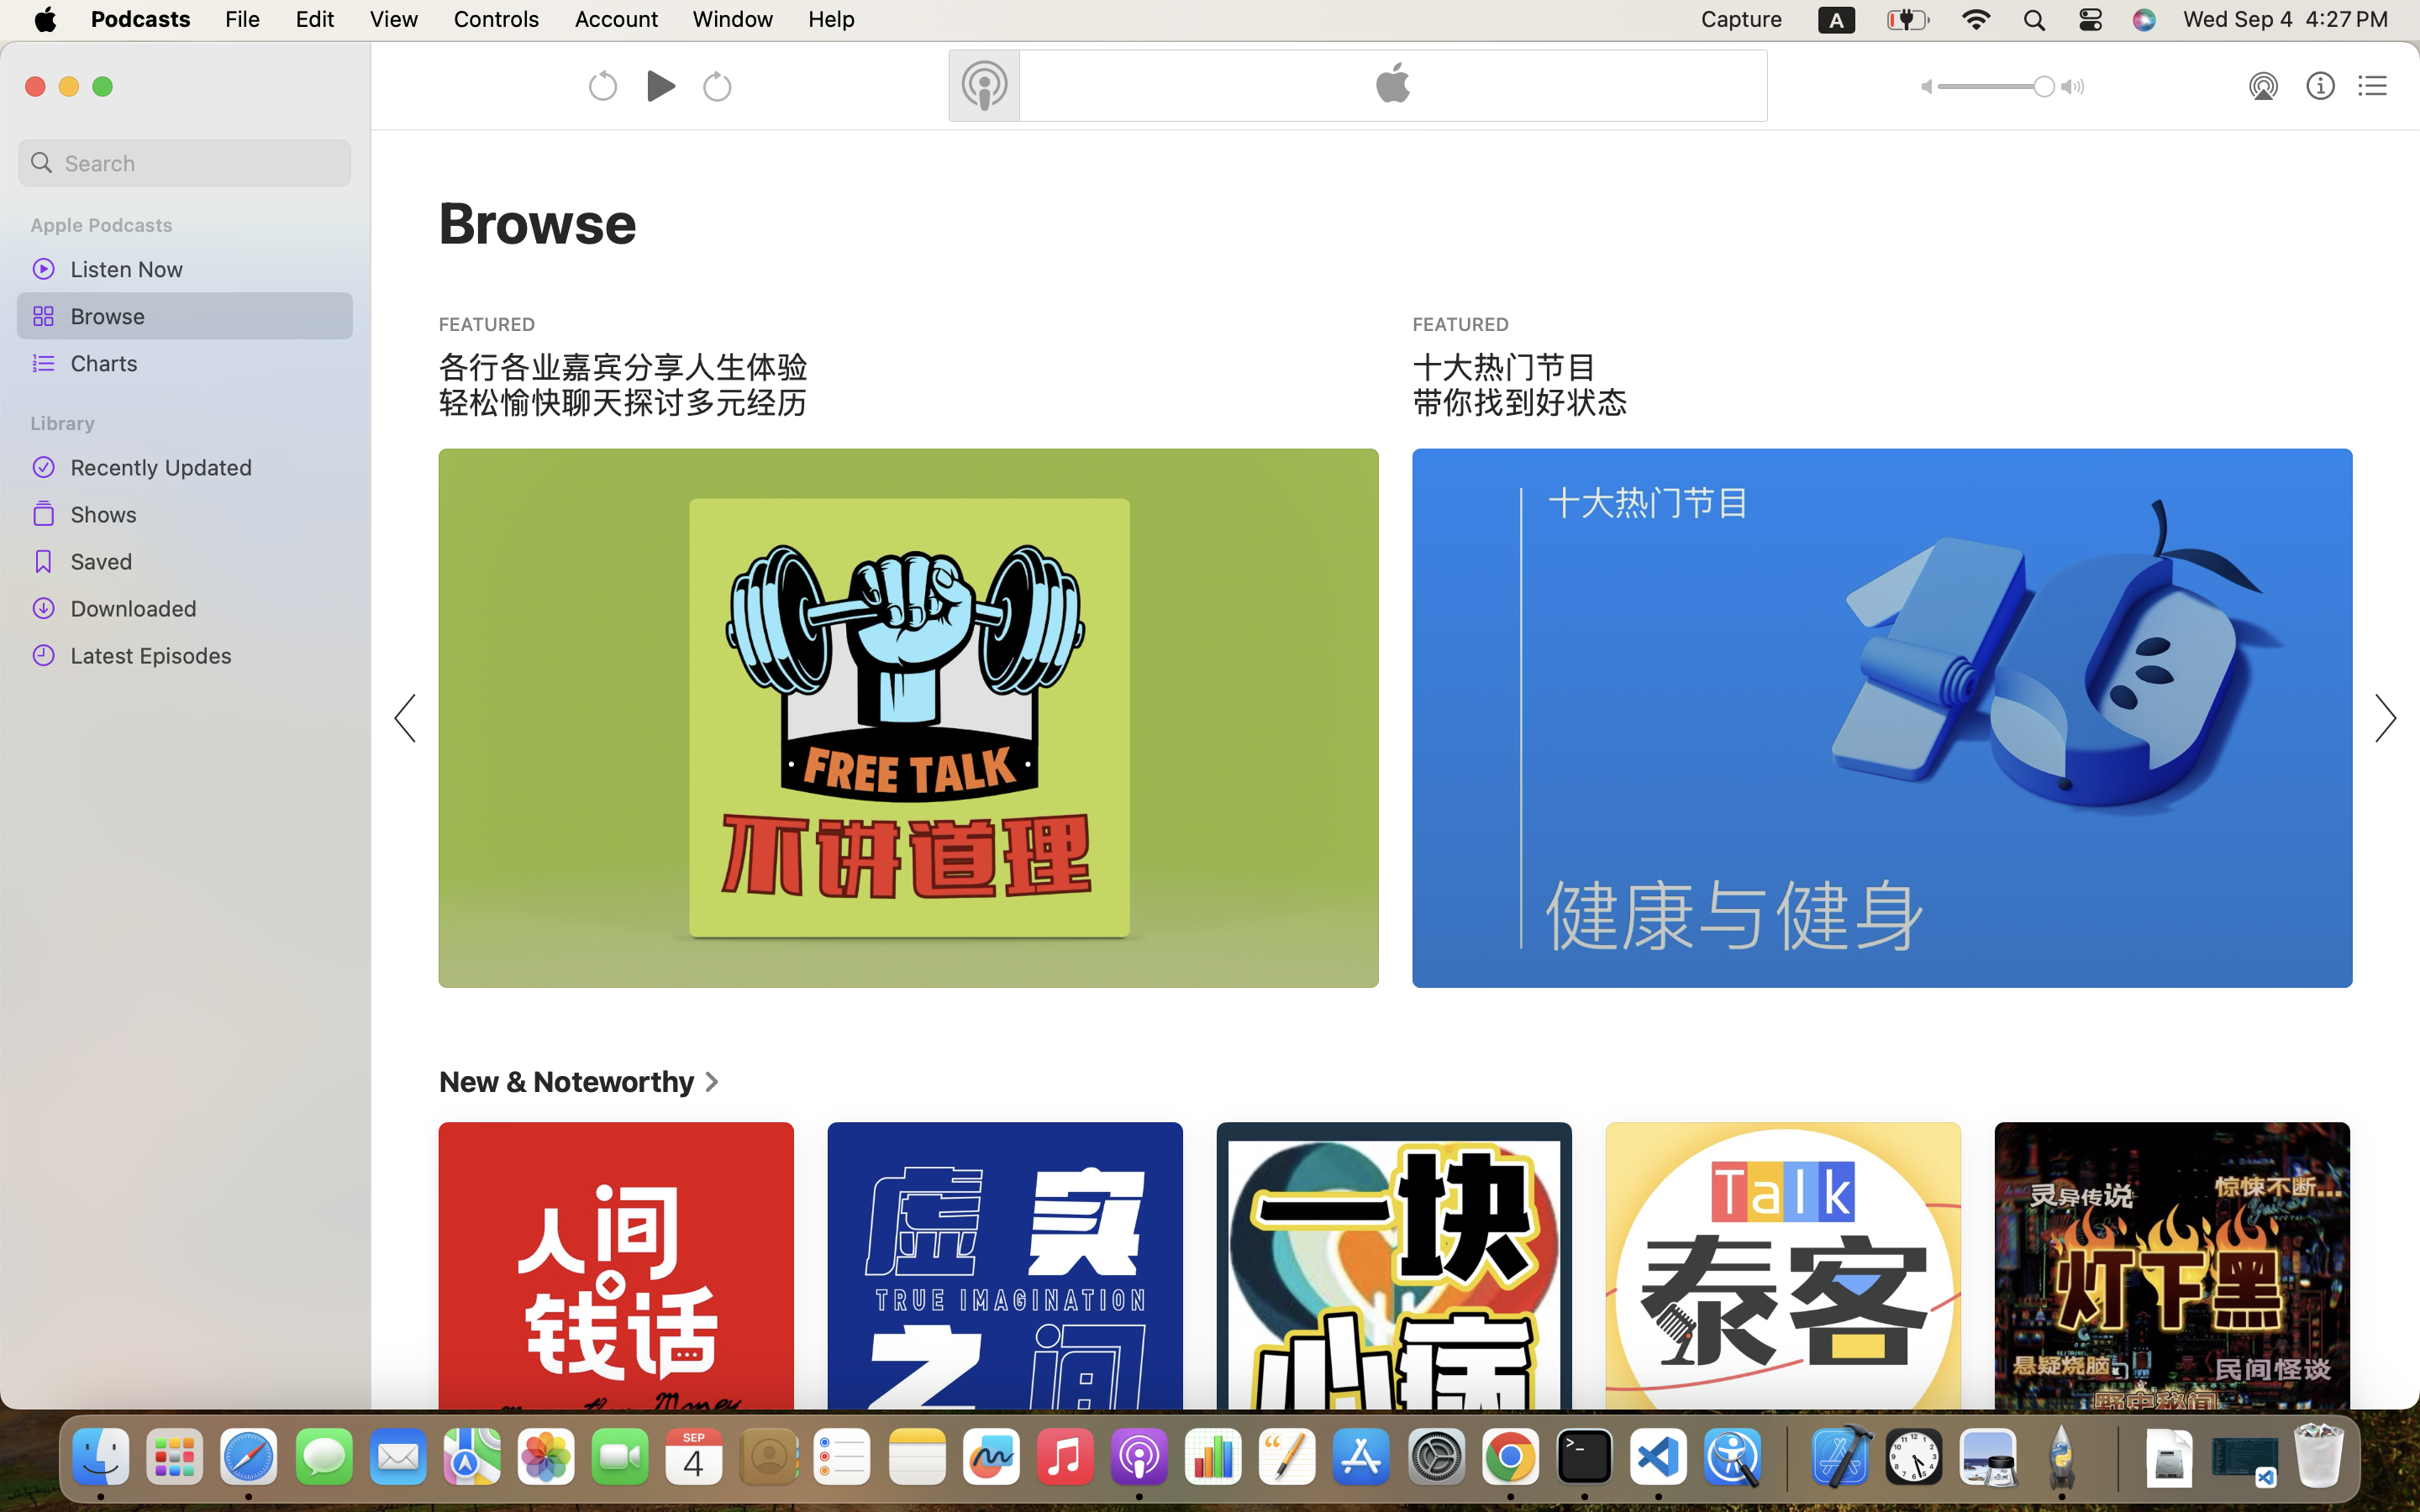 The width and height of the screenshot is (2420, 1512). I want to click on '1.0', so click(1996, 86).